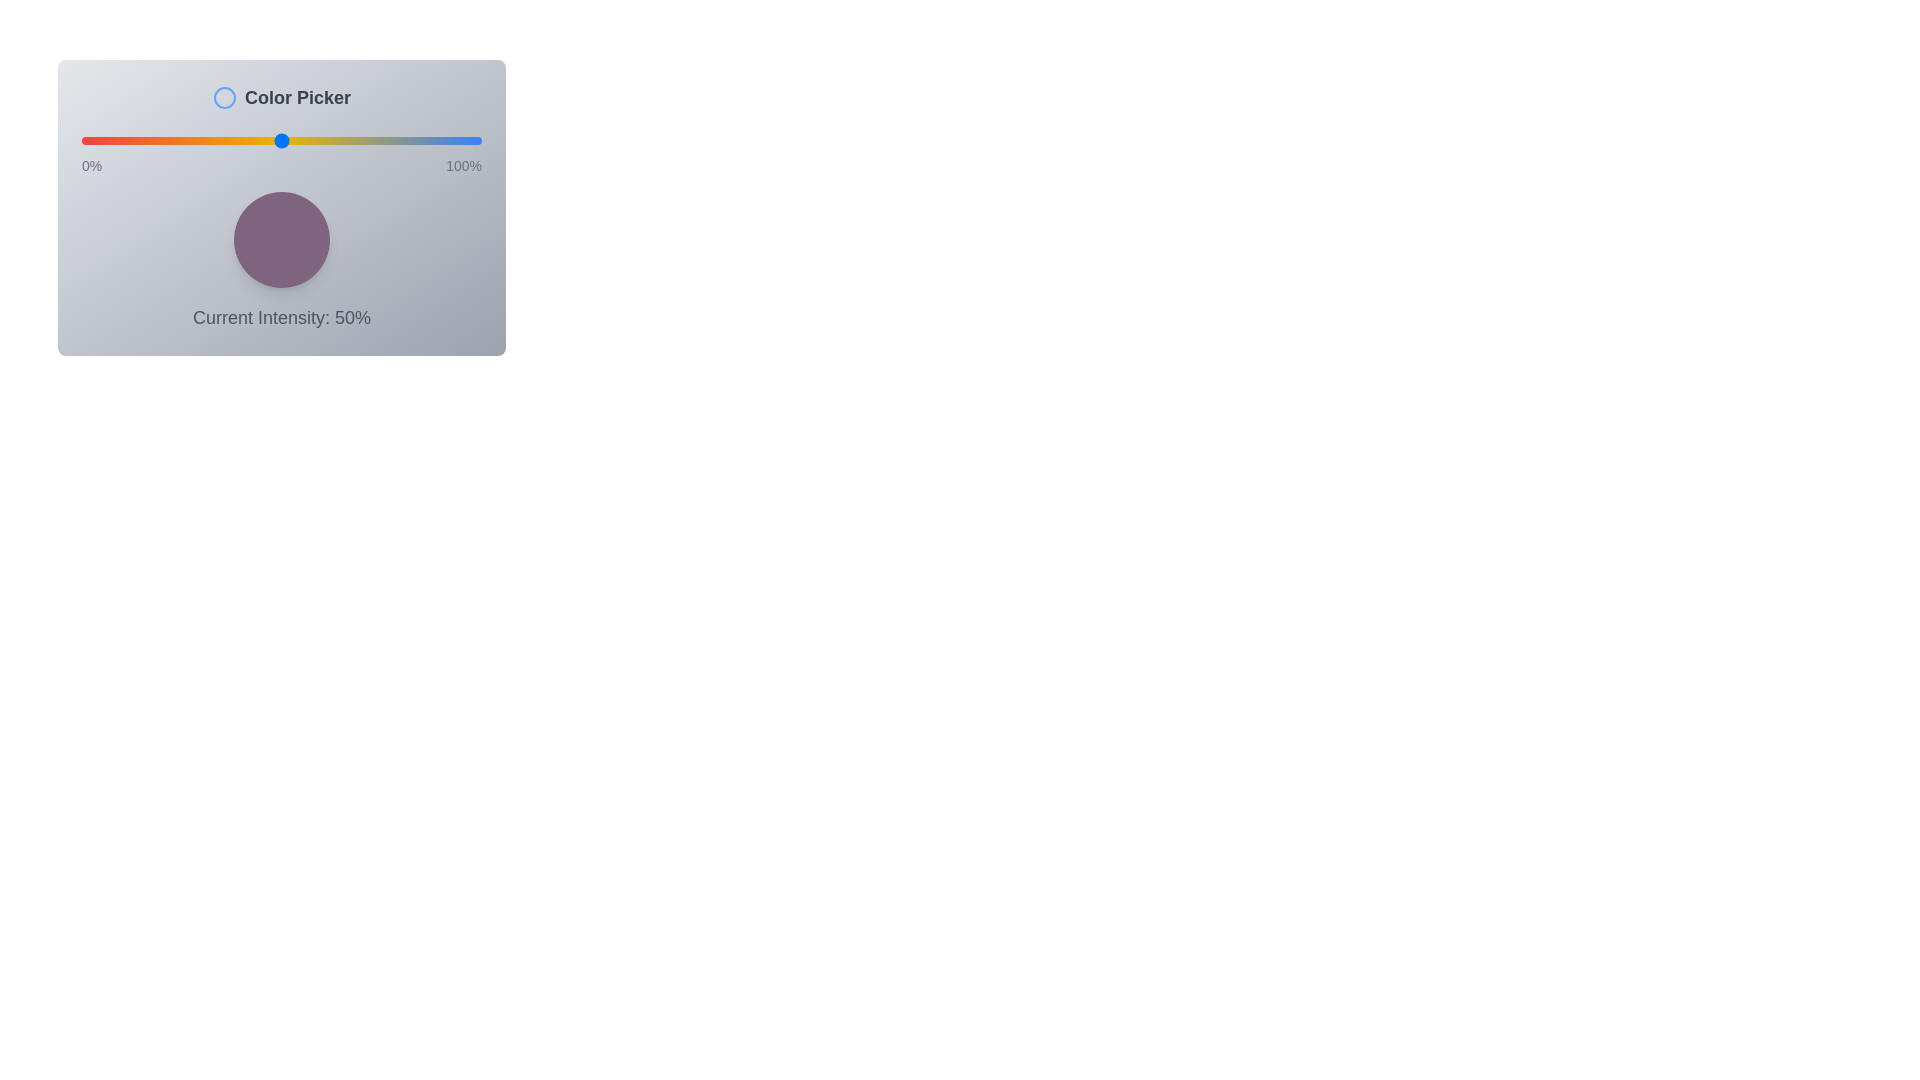 The image size is (1920, 1080). What do you see at coordinates (473, 140) in the screenshot?
I see `the intensity slider to 98%` at bounding box center [473, 140].